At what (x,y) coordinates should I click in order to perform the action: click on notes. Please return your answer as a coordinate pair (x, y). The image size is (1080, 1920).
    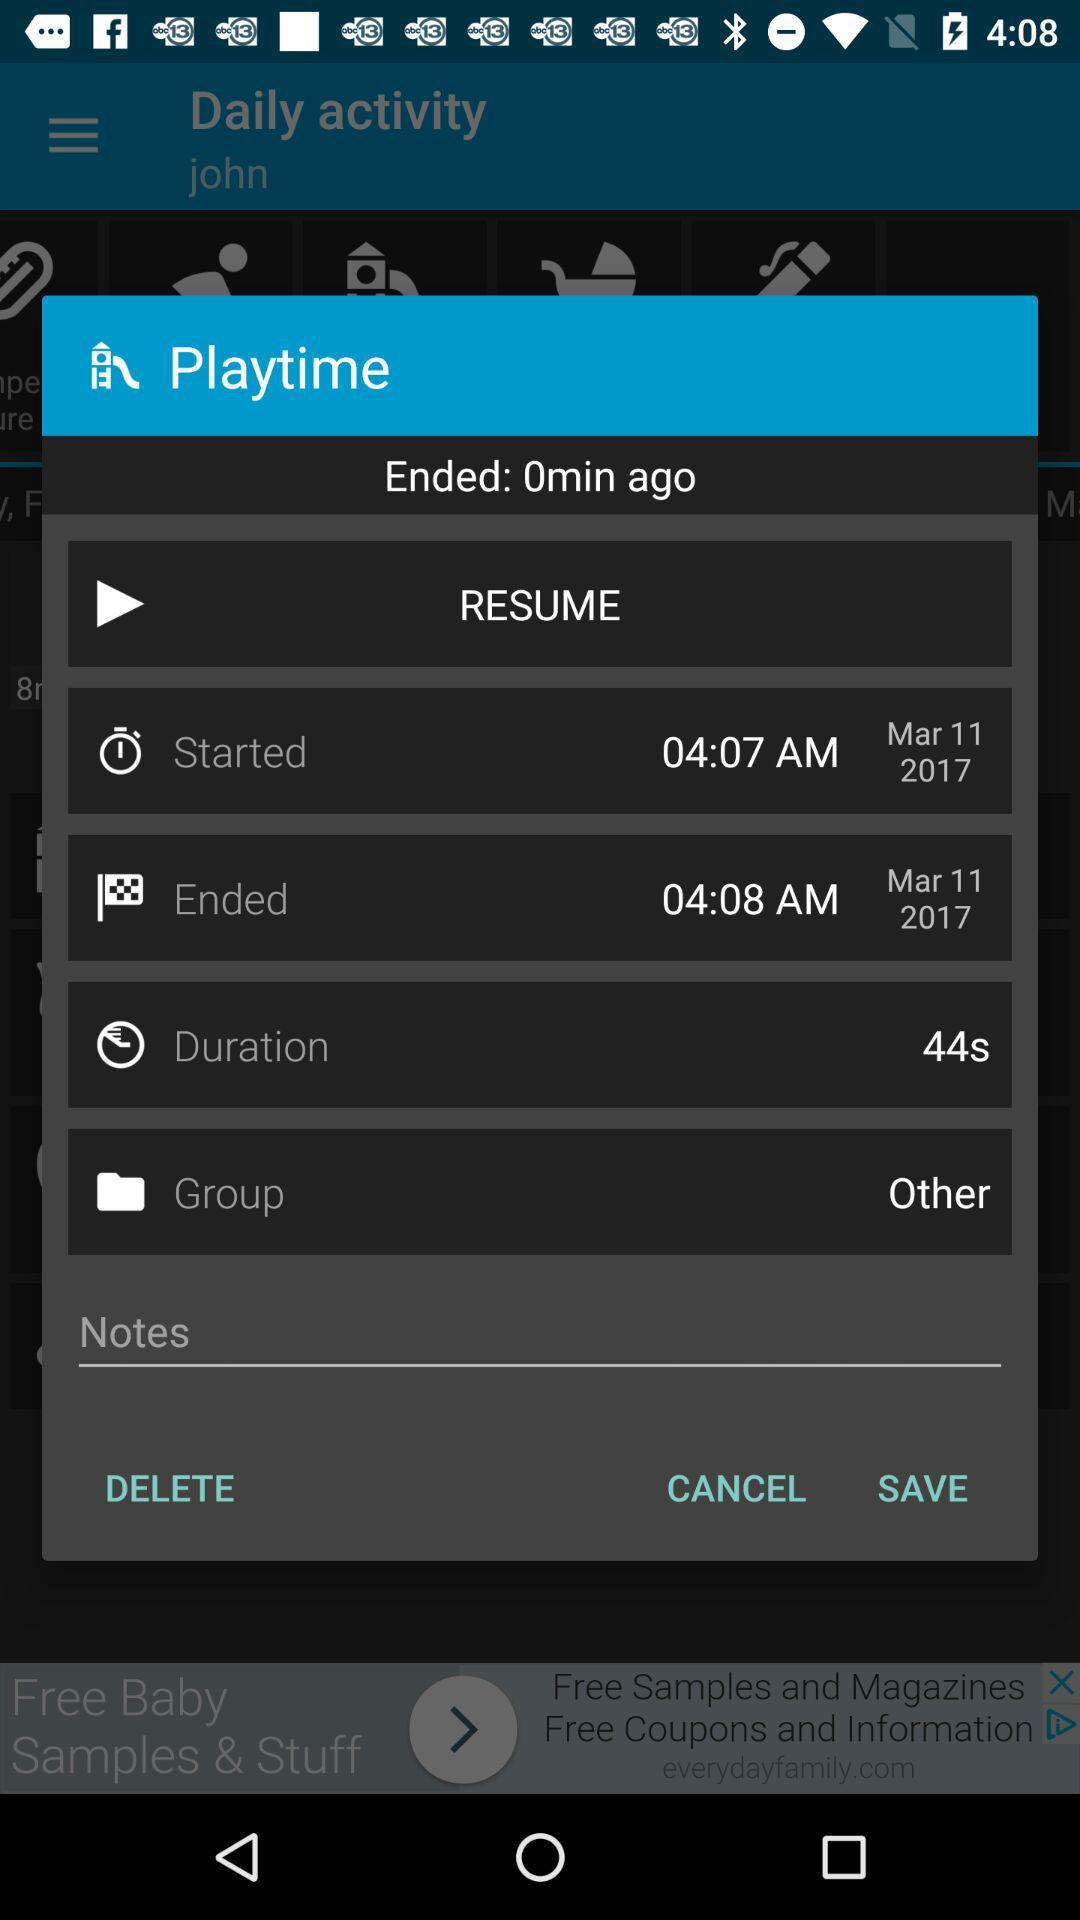
    Looking at the image, I should click on (540, 1331).